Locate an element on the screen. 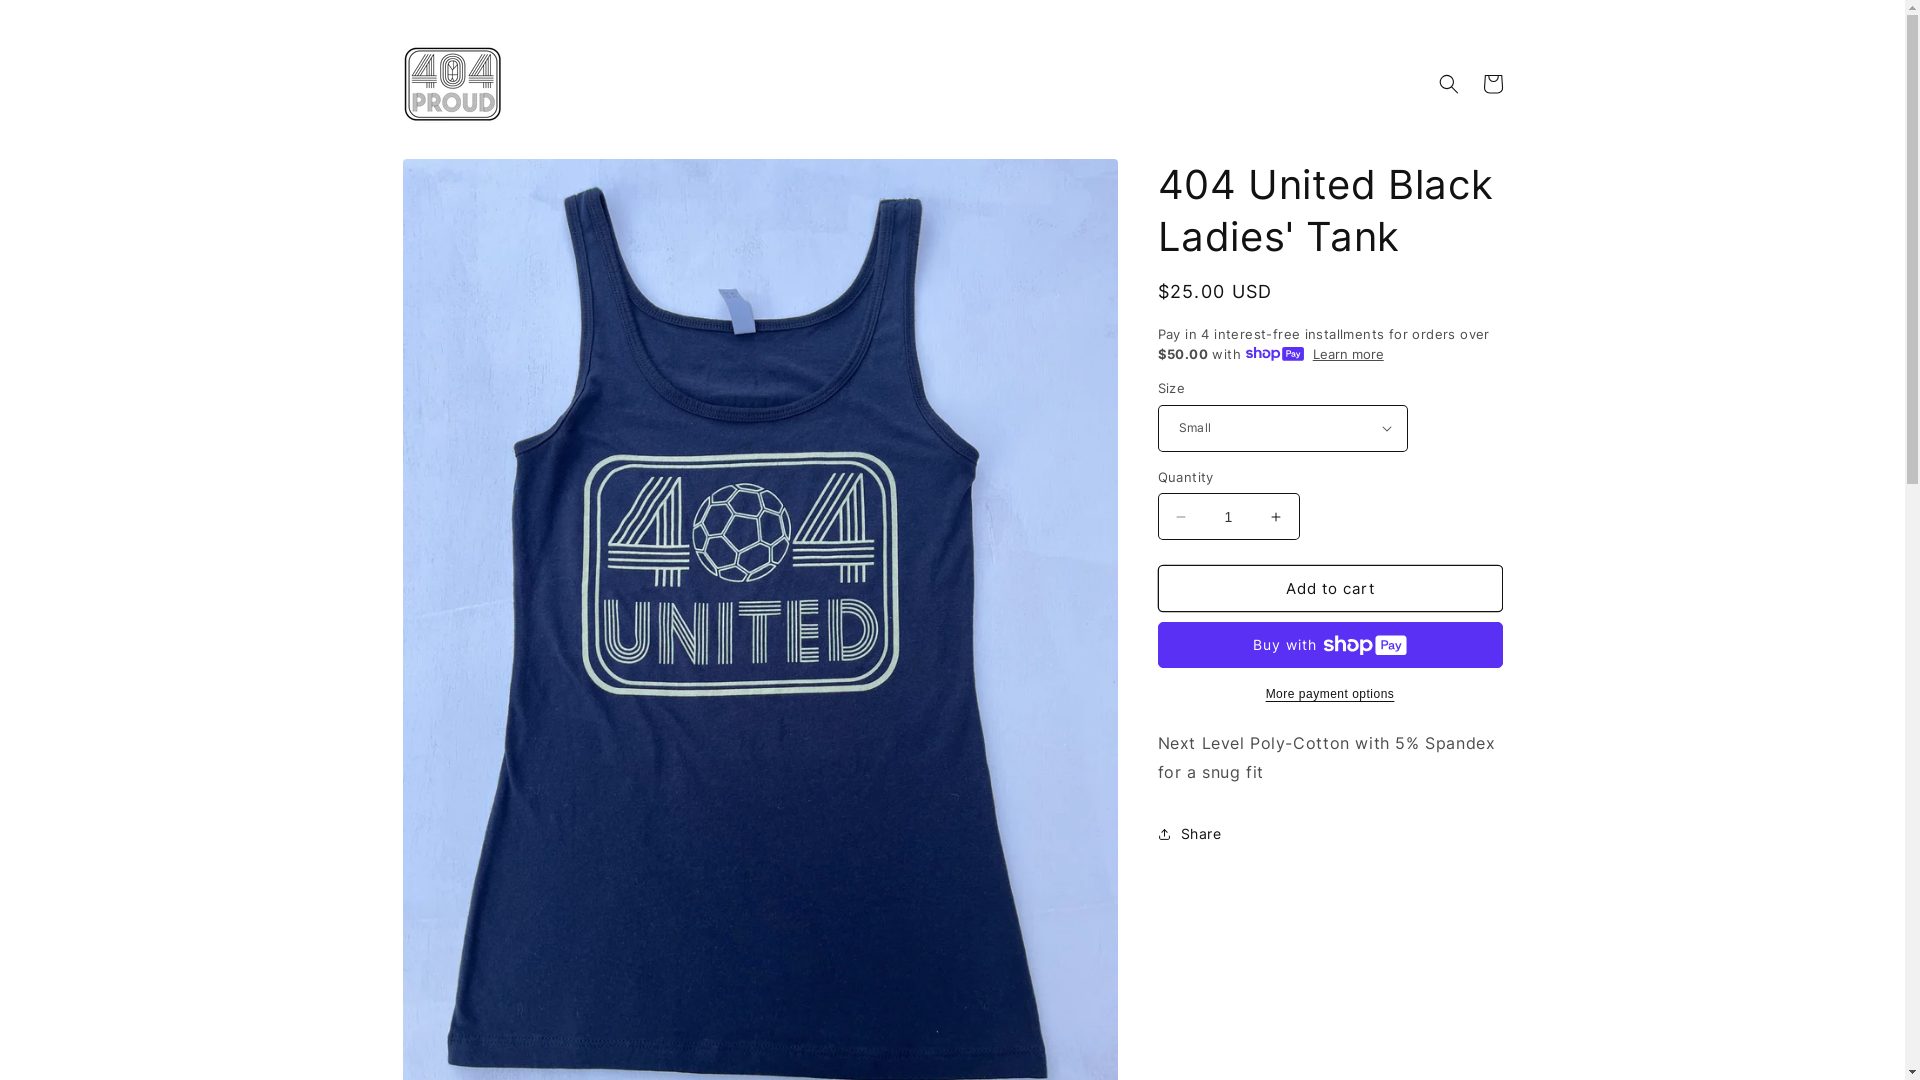 This screenshot has width=1920, height=1080. 'Cart' is located at coordinates (1492, 83).